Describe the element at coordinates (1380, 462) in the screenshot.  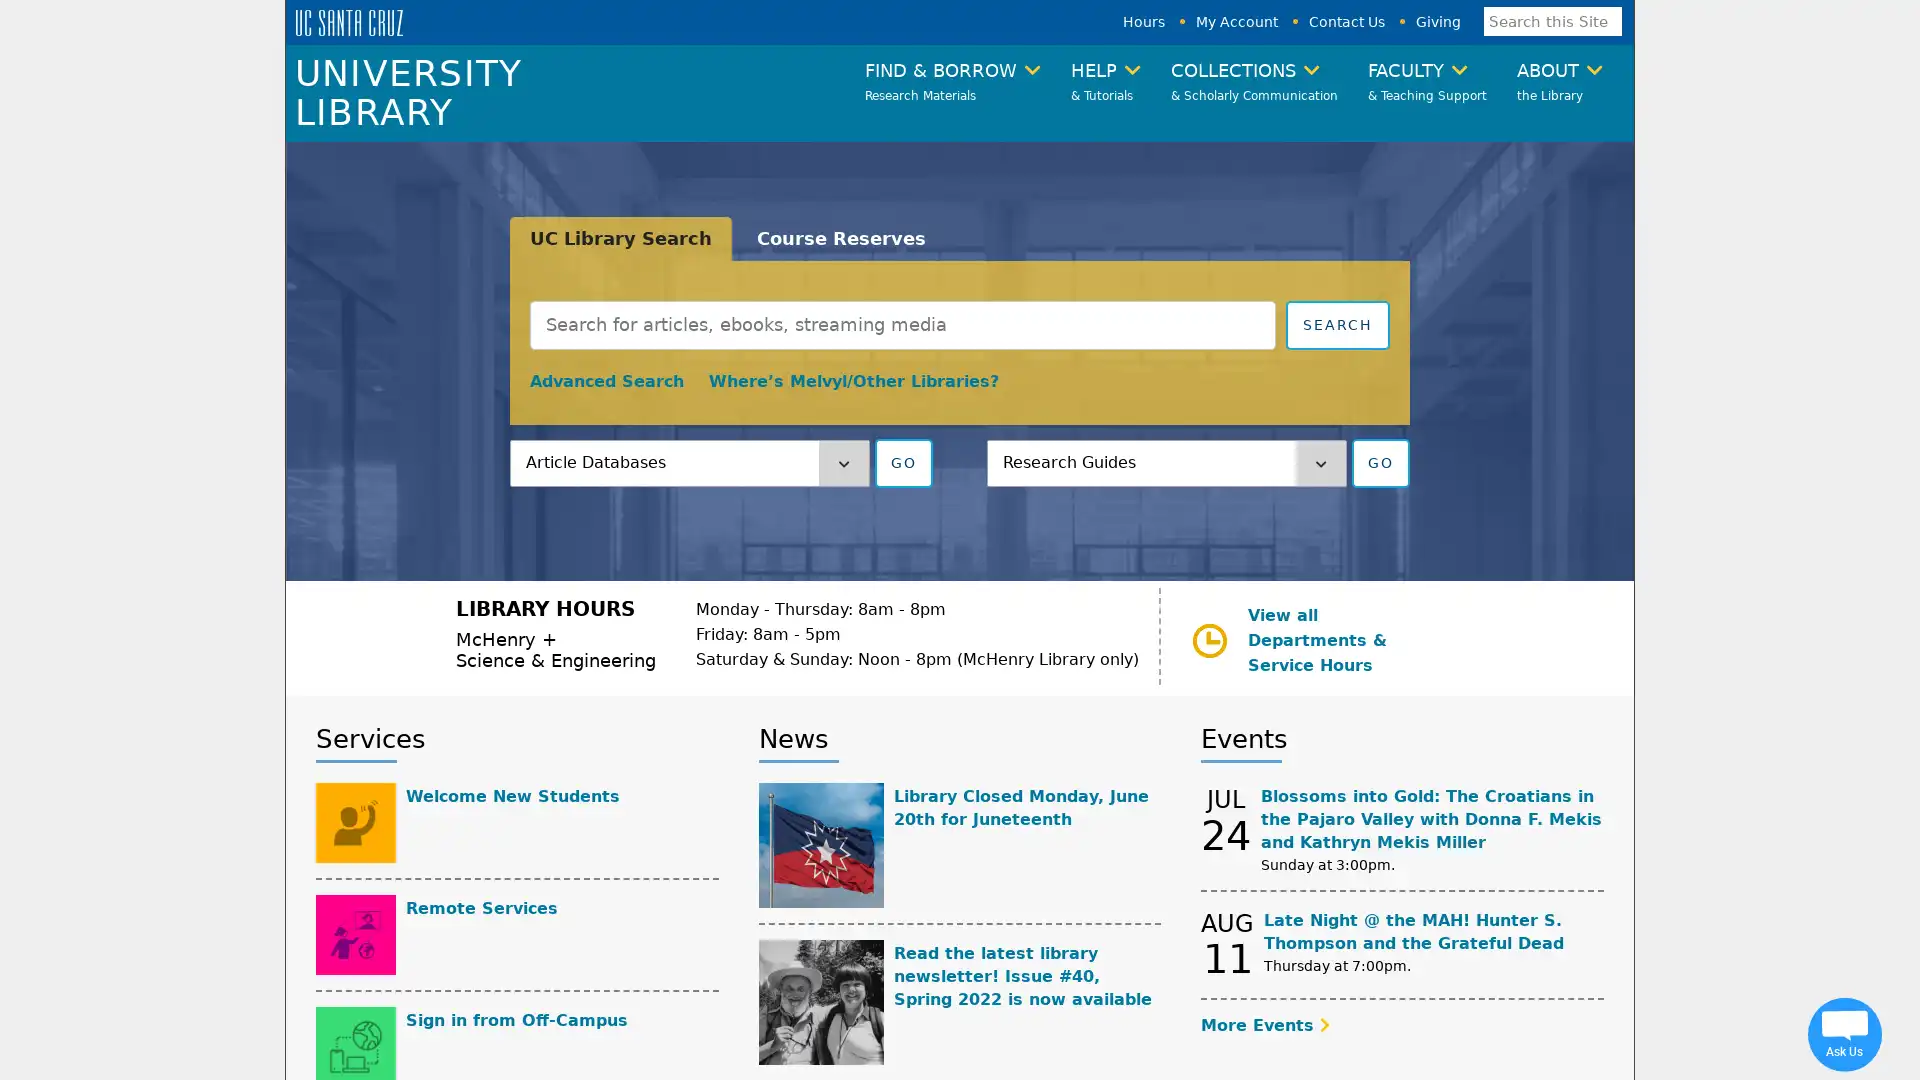
I see `GO` at that location.